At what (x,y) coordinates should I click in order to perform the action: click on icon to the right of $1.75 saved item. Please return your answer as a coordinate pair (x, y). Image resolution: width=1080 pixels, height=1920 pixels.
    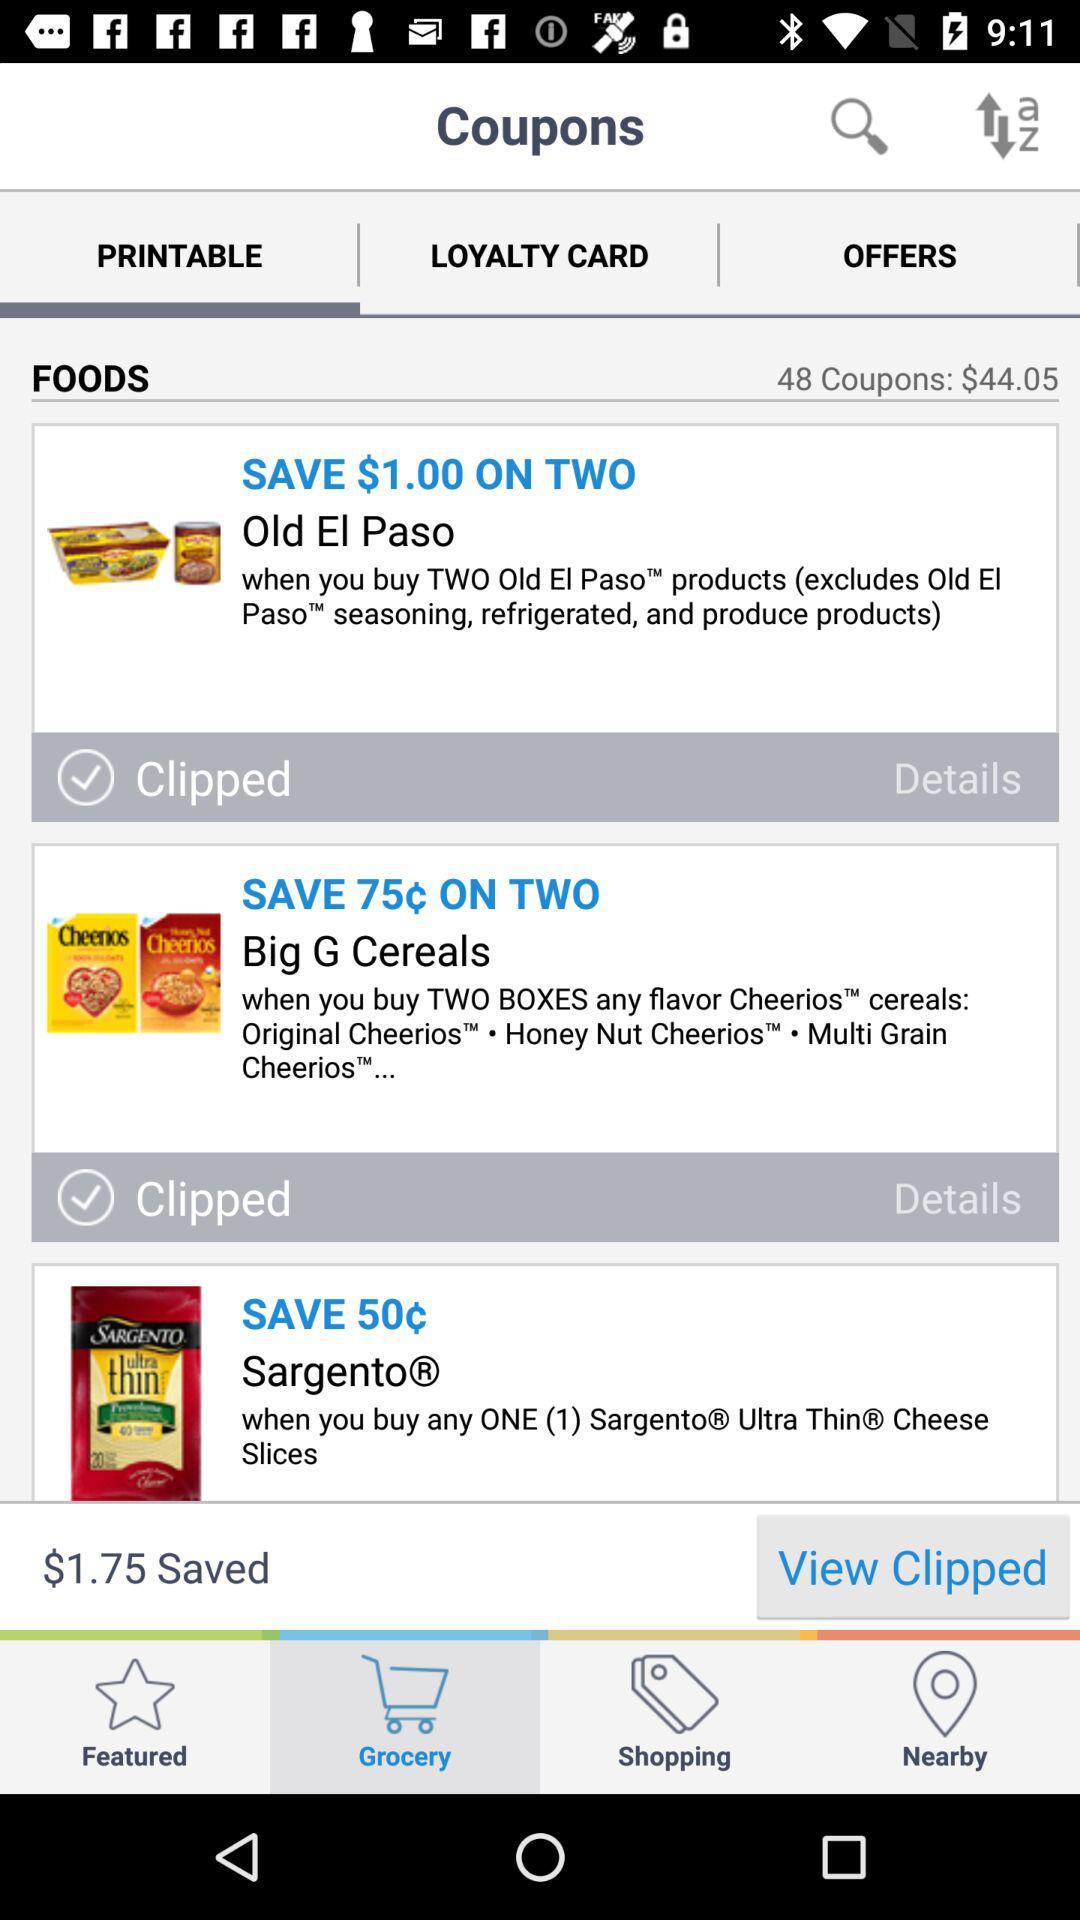
    Looking at the image, I should click on (913, 1565).